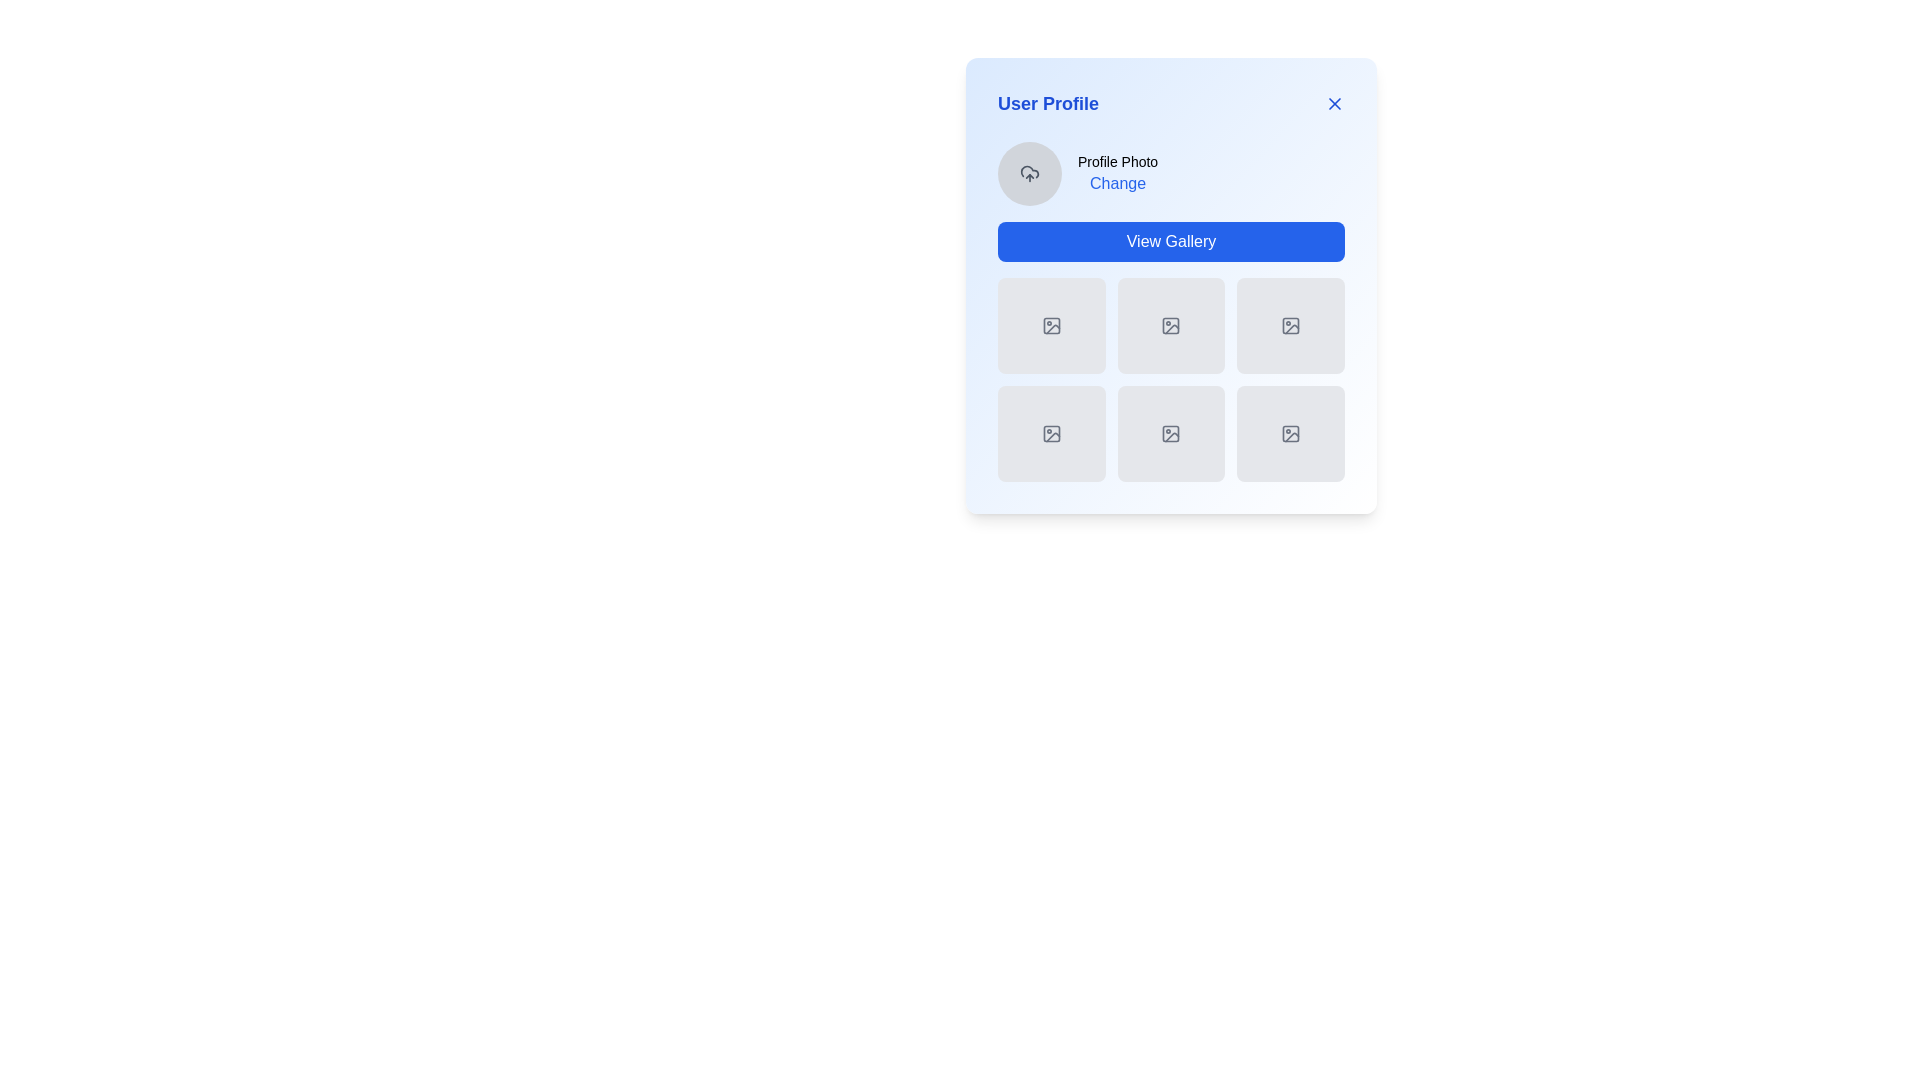  What do you see at coordinates (1171, 285) in the screenshot?
I see `the image placeholder element located in the grid layout` at bounding box center [1171, 285].